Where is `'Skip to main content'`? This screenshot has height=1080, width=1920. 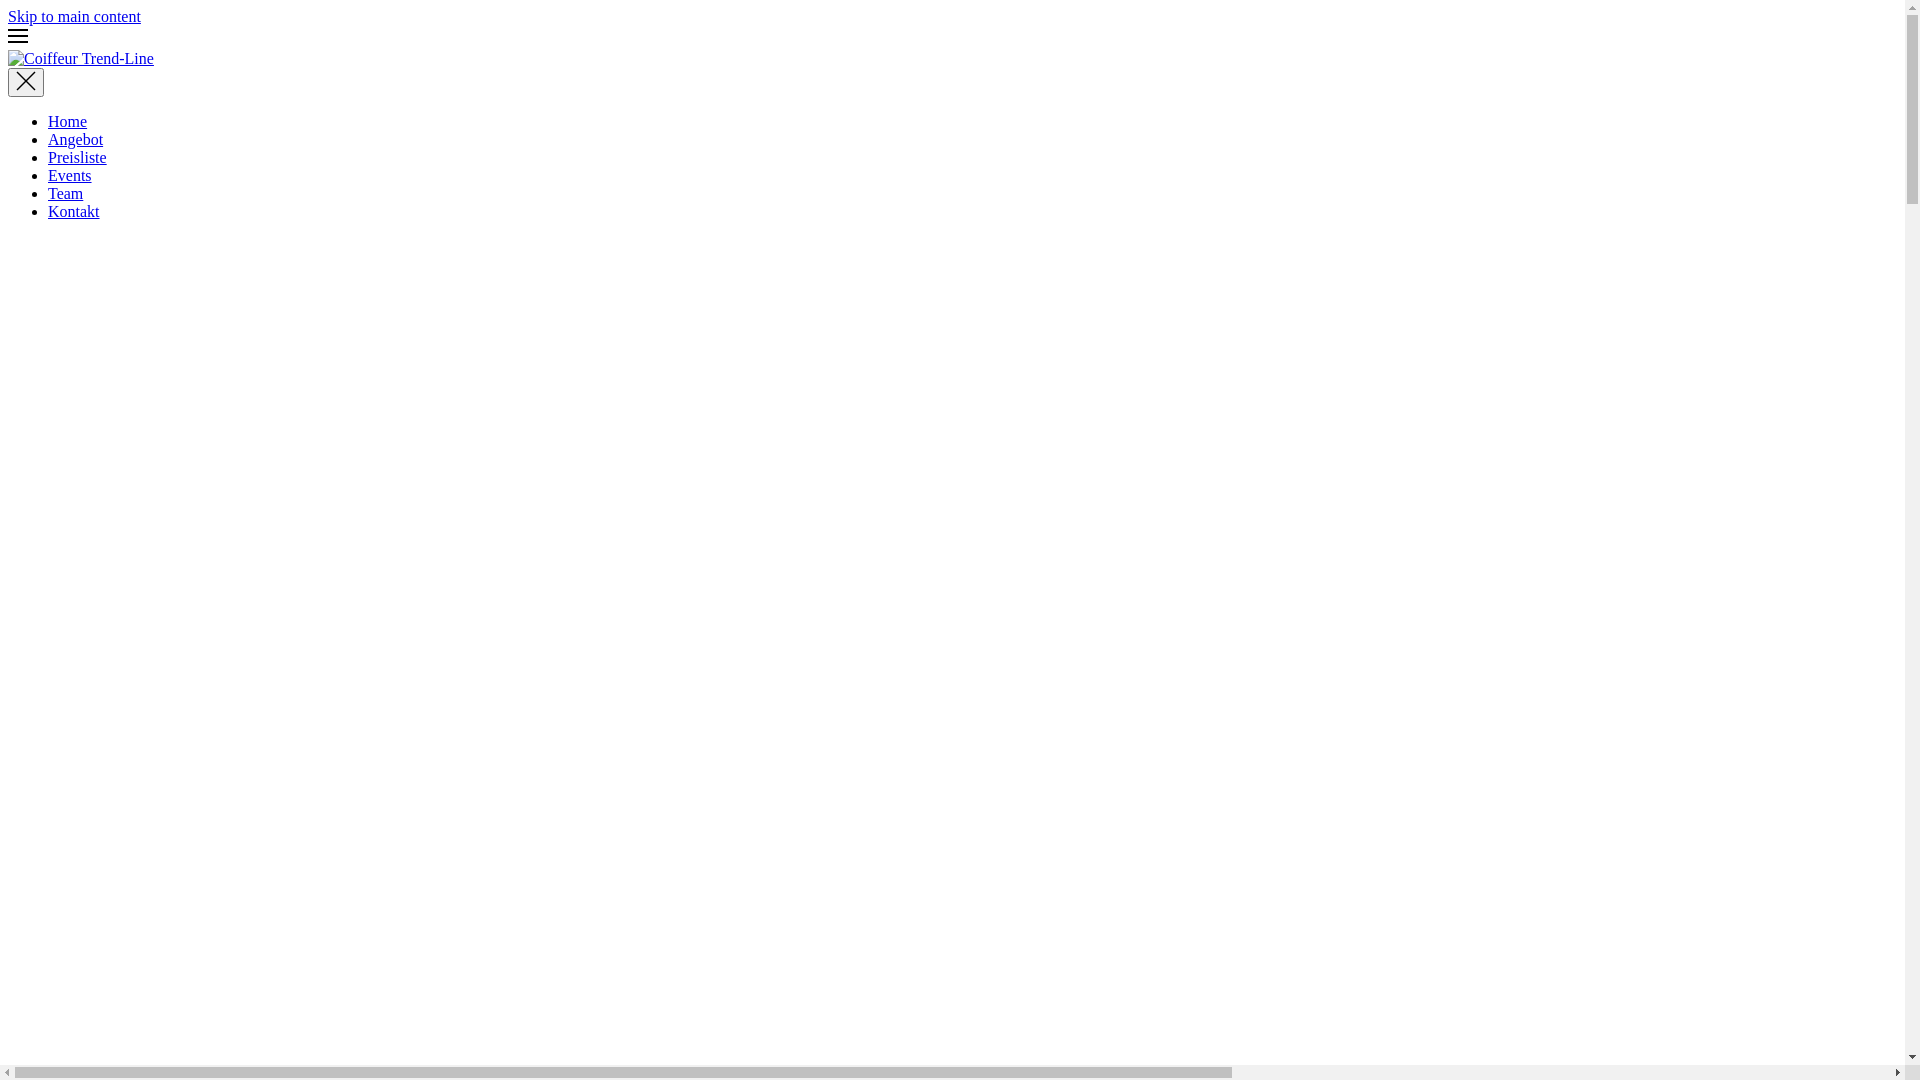 'Skip to main content' is located at coordinates (74, 16).